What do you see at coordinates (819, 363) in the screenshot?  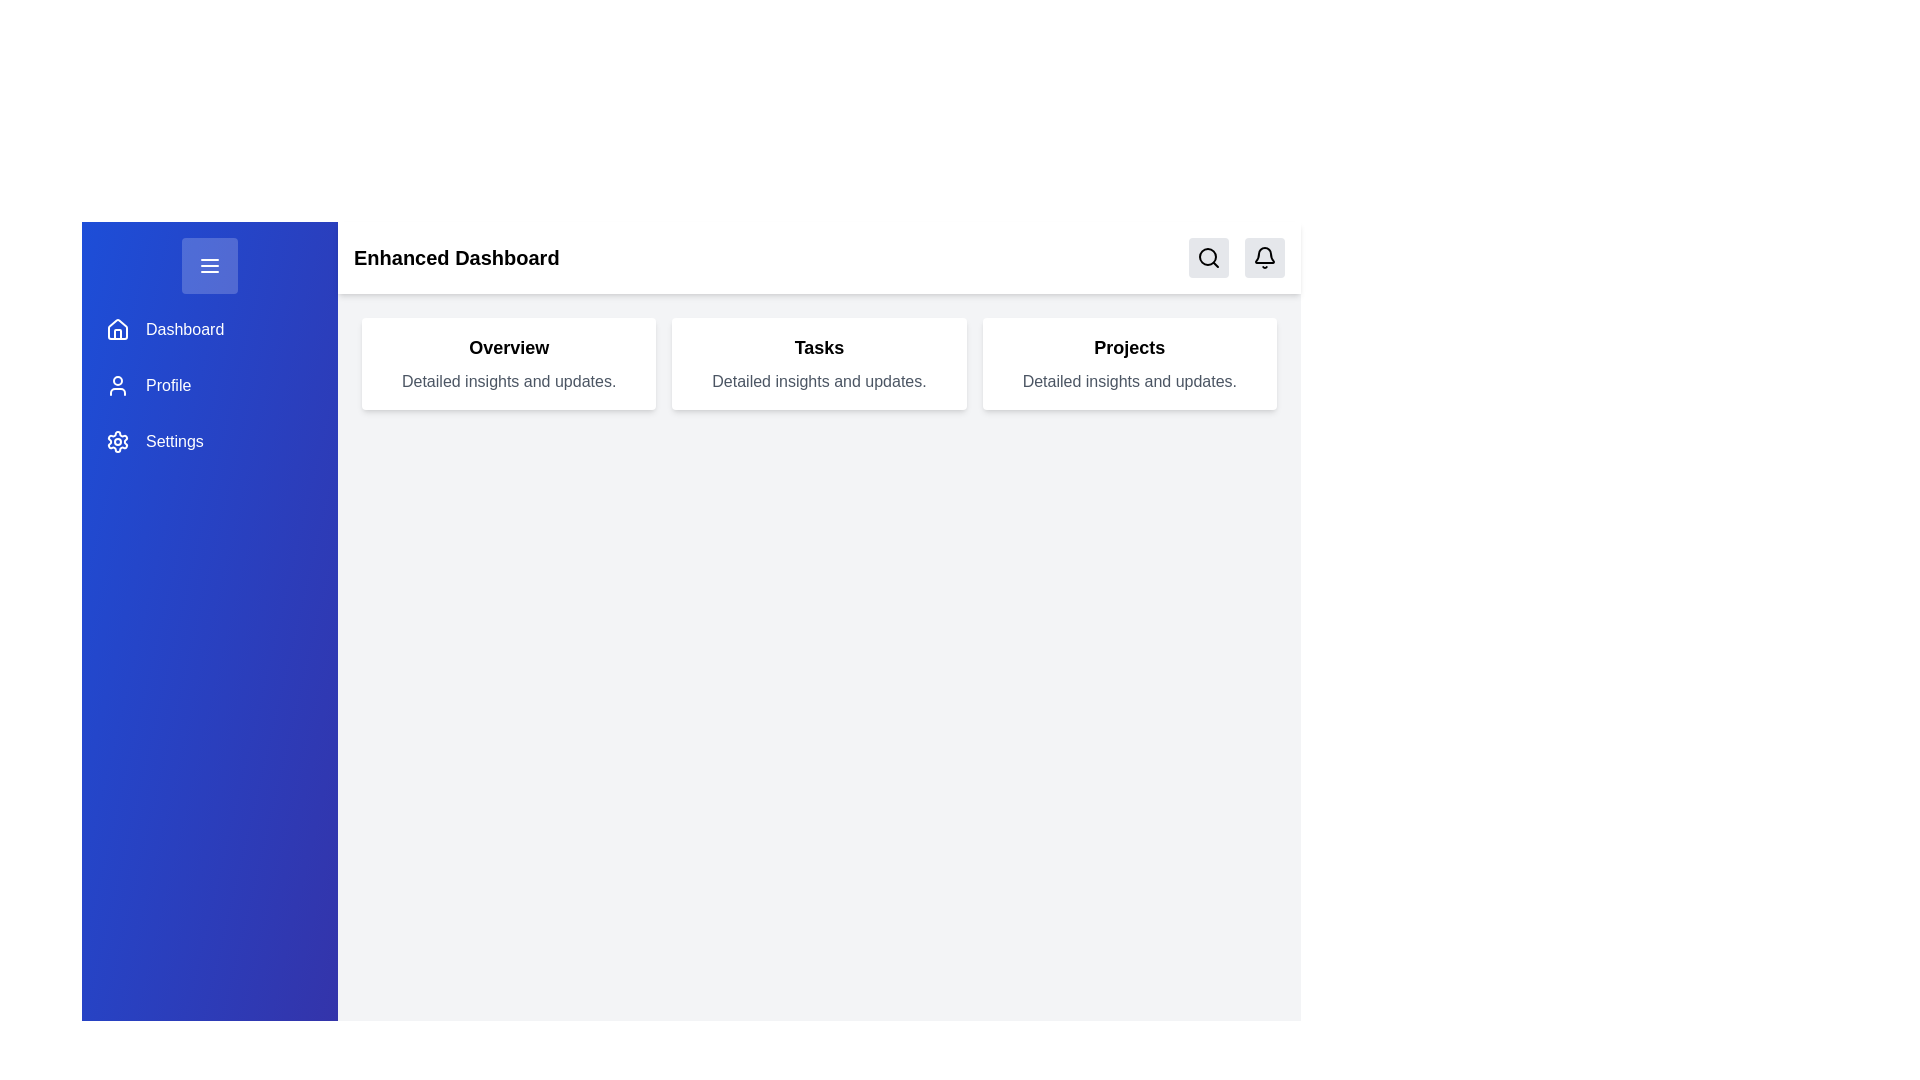 I see `the informational card with the title 'Tasks', which is the second card in a three-column layout, positioned between the 'Overview' and 'Projects' cards` at bounding box center [819, 363].